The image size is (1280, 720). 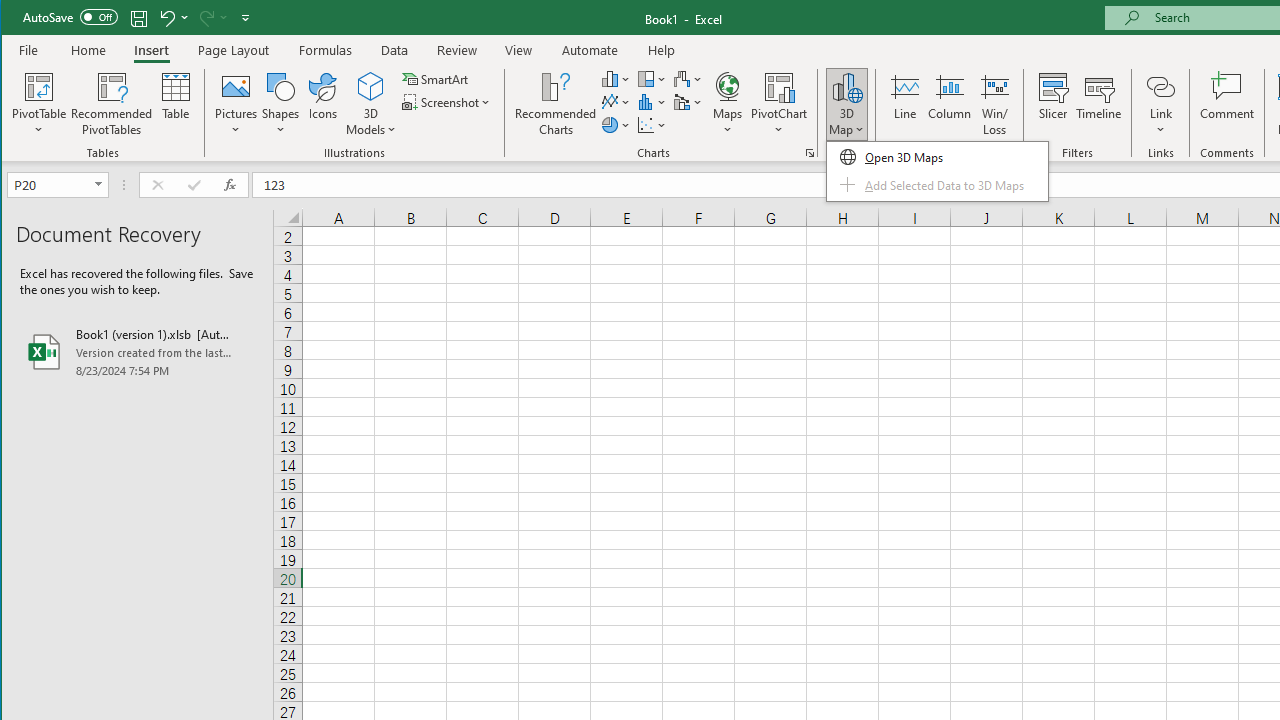 I want to click on 'Insert Statistic Chart', so click(x=652, y=102).